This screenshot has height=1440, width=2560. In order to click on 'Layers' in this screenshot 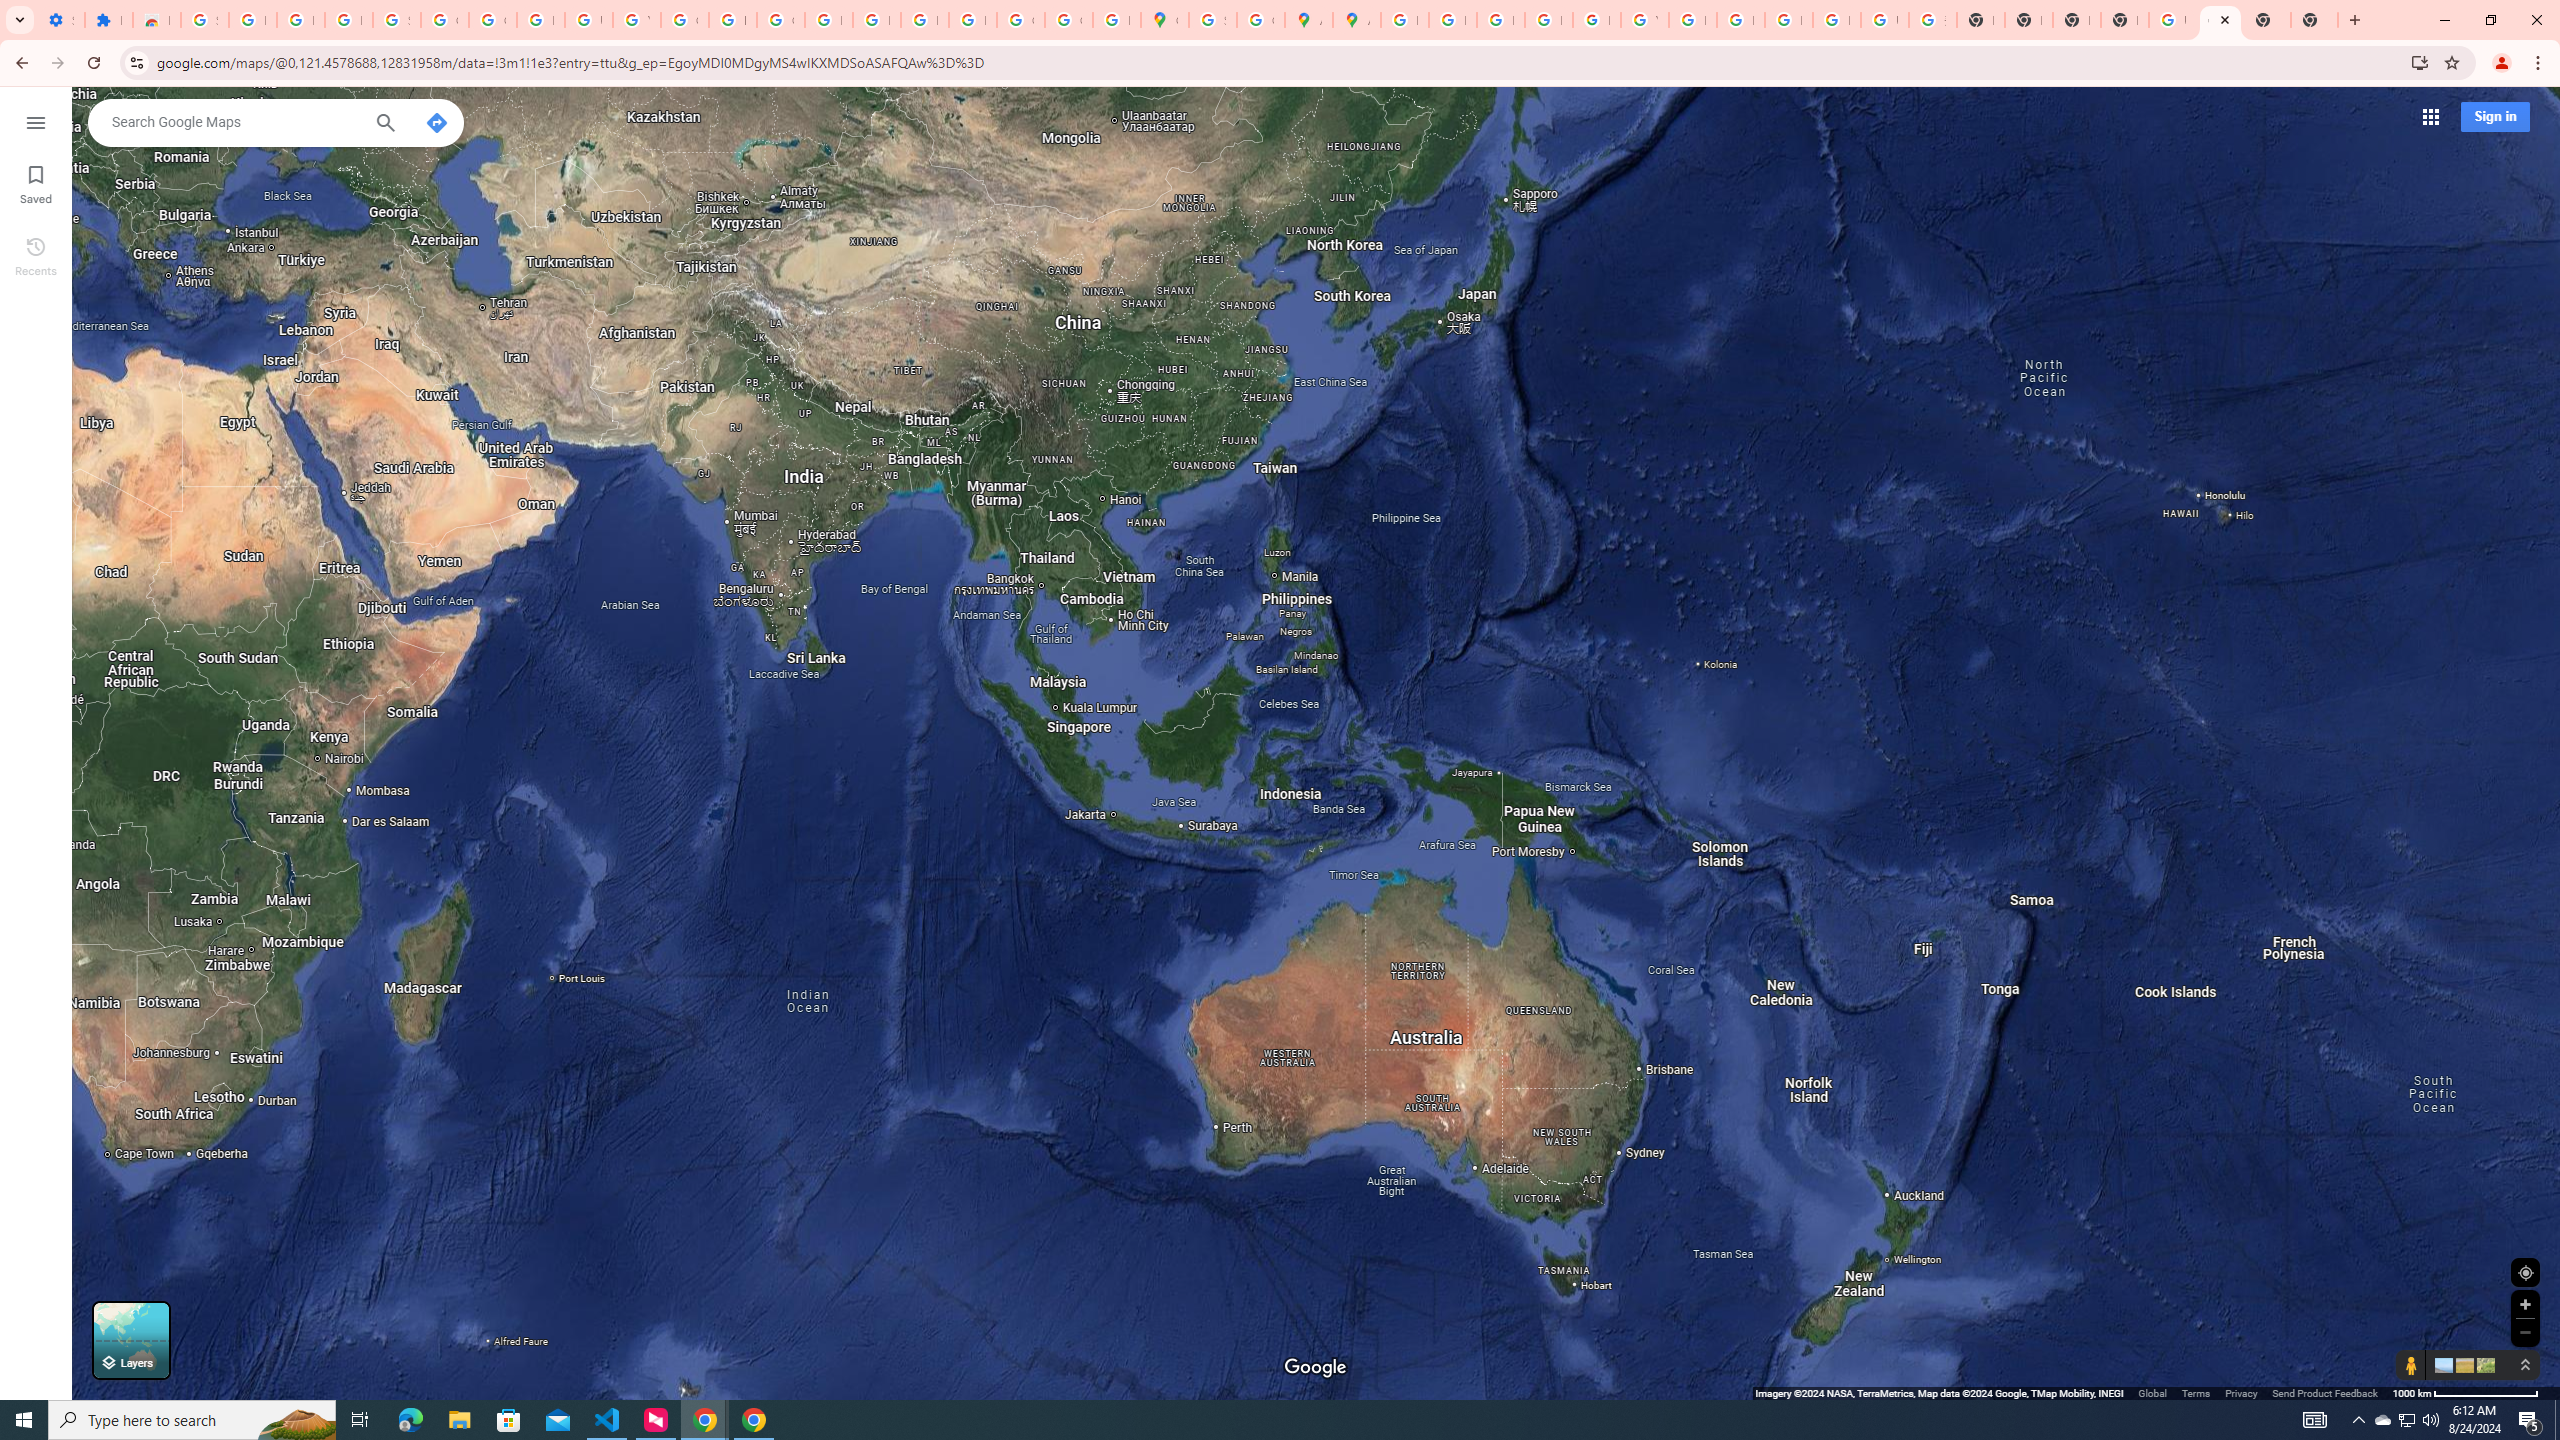, I will do `click(130, 1340)`.